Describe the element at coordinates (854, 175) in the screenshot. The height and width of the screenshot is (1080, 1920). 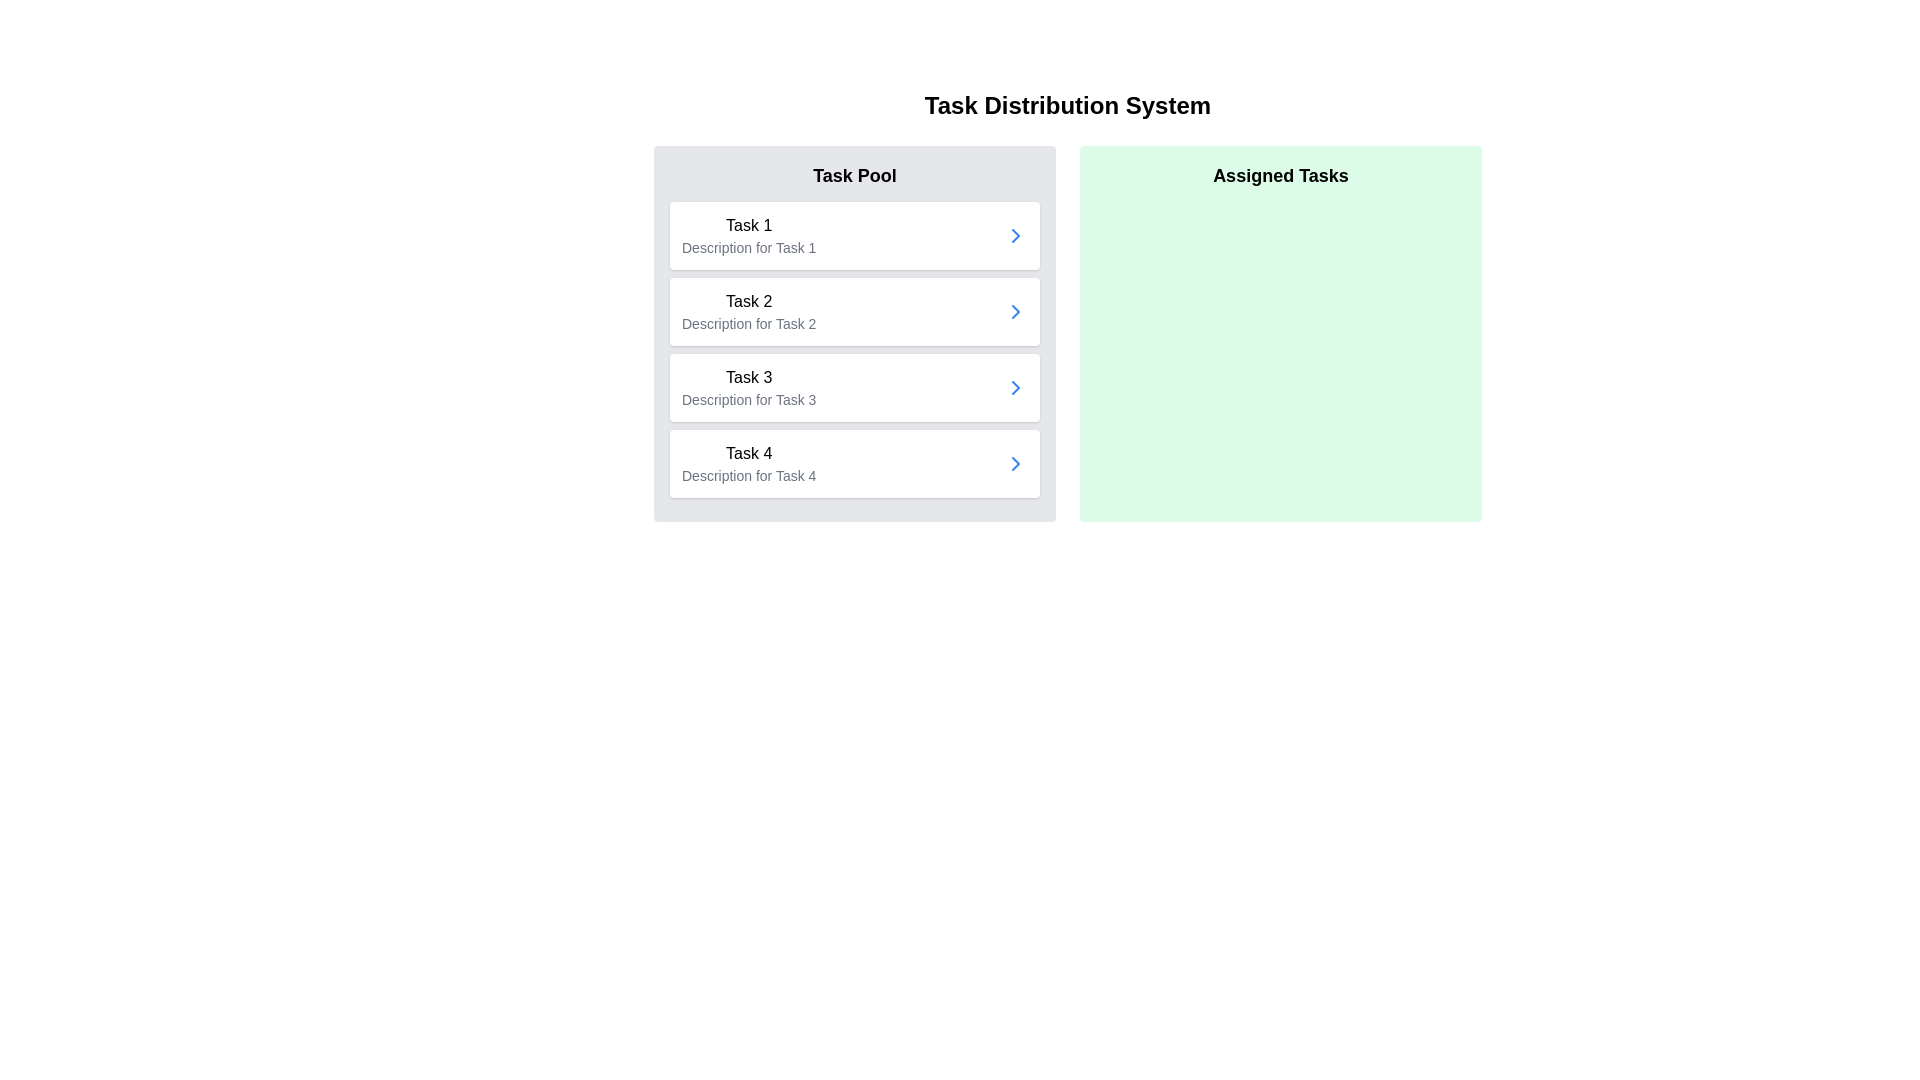
I see `text label that reads 'Task Pool', which is prominently displayed at the top of the task list pane` at that location.